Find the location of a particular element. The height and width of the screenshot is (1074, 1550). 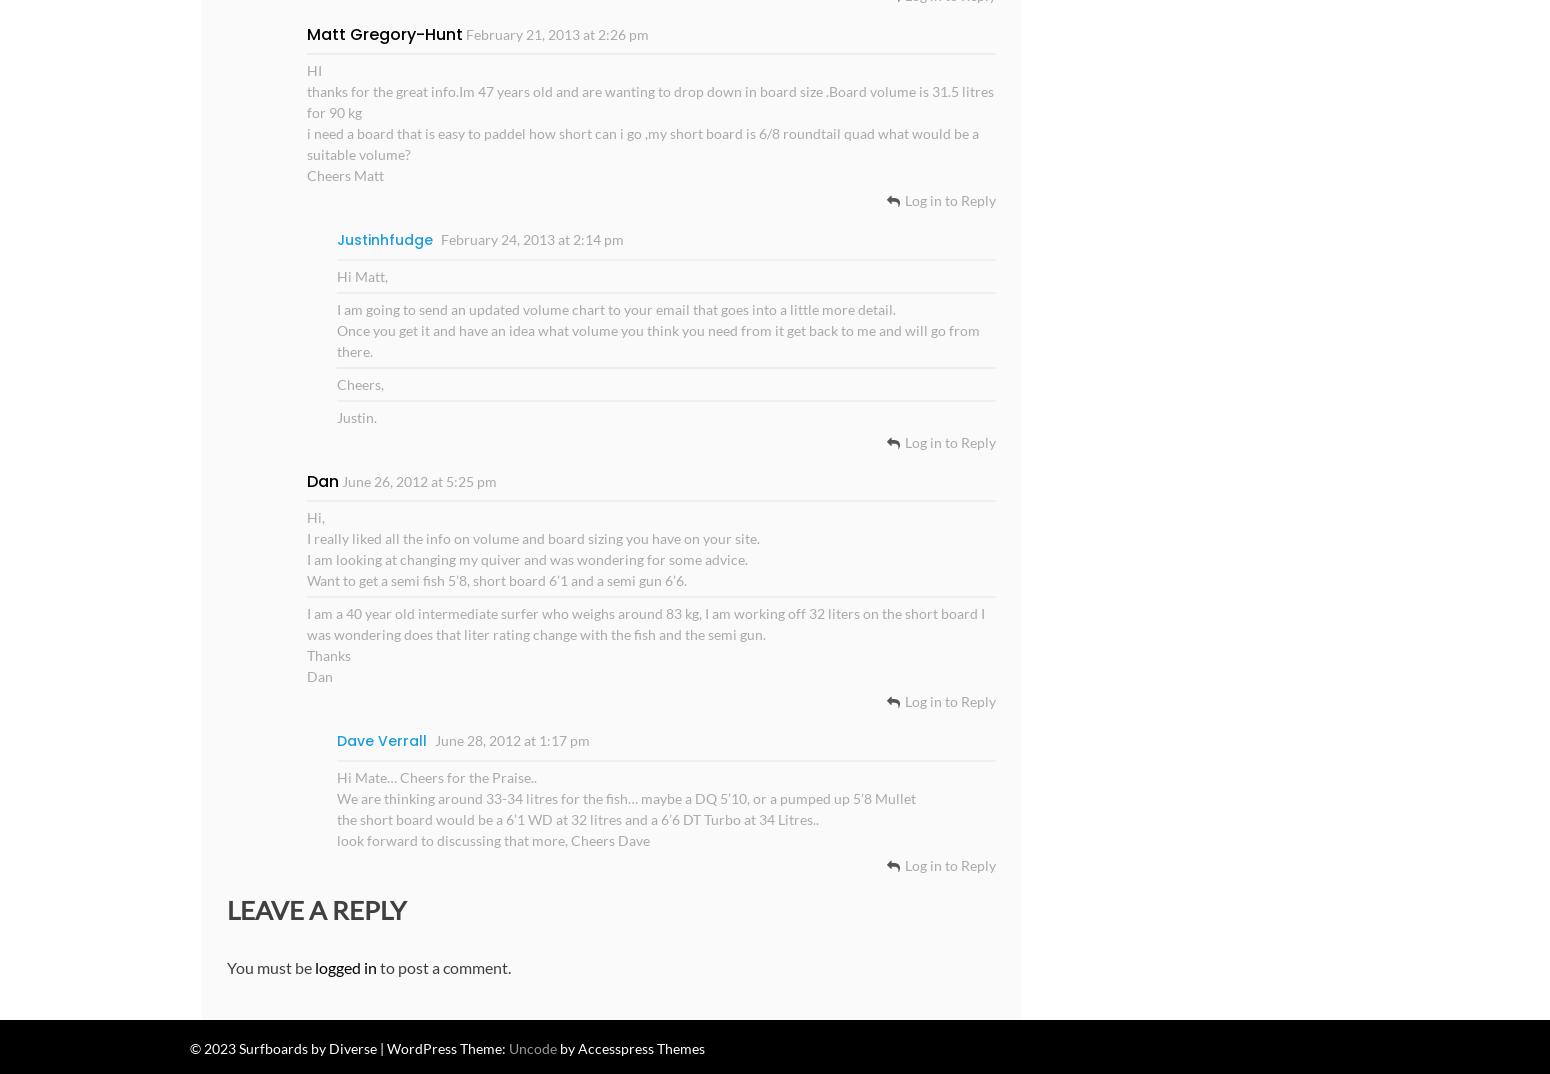

'Once you get it and have an idea what volume you think you need from it get back to me and will go from there.' is located at coordinates (656, 339).